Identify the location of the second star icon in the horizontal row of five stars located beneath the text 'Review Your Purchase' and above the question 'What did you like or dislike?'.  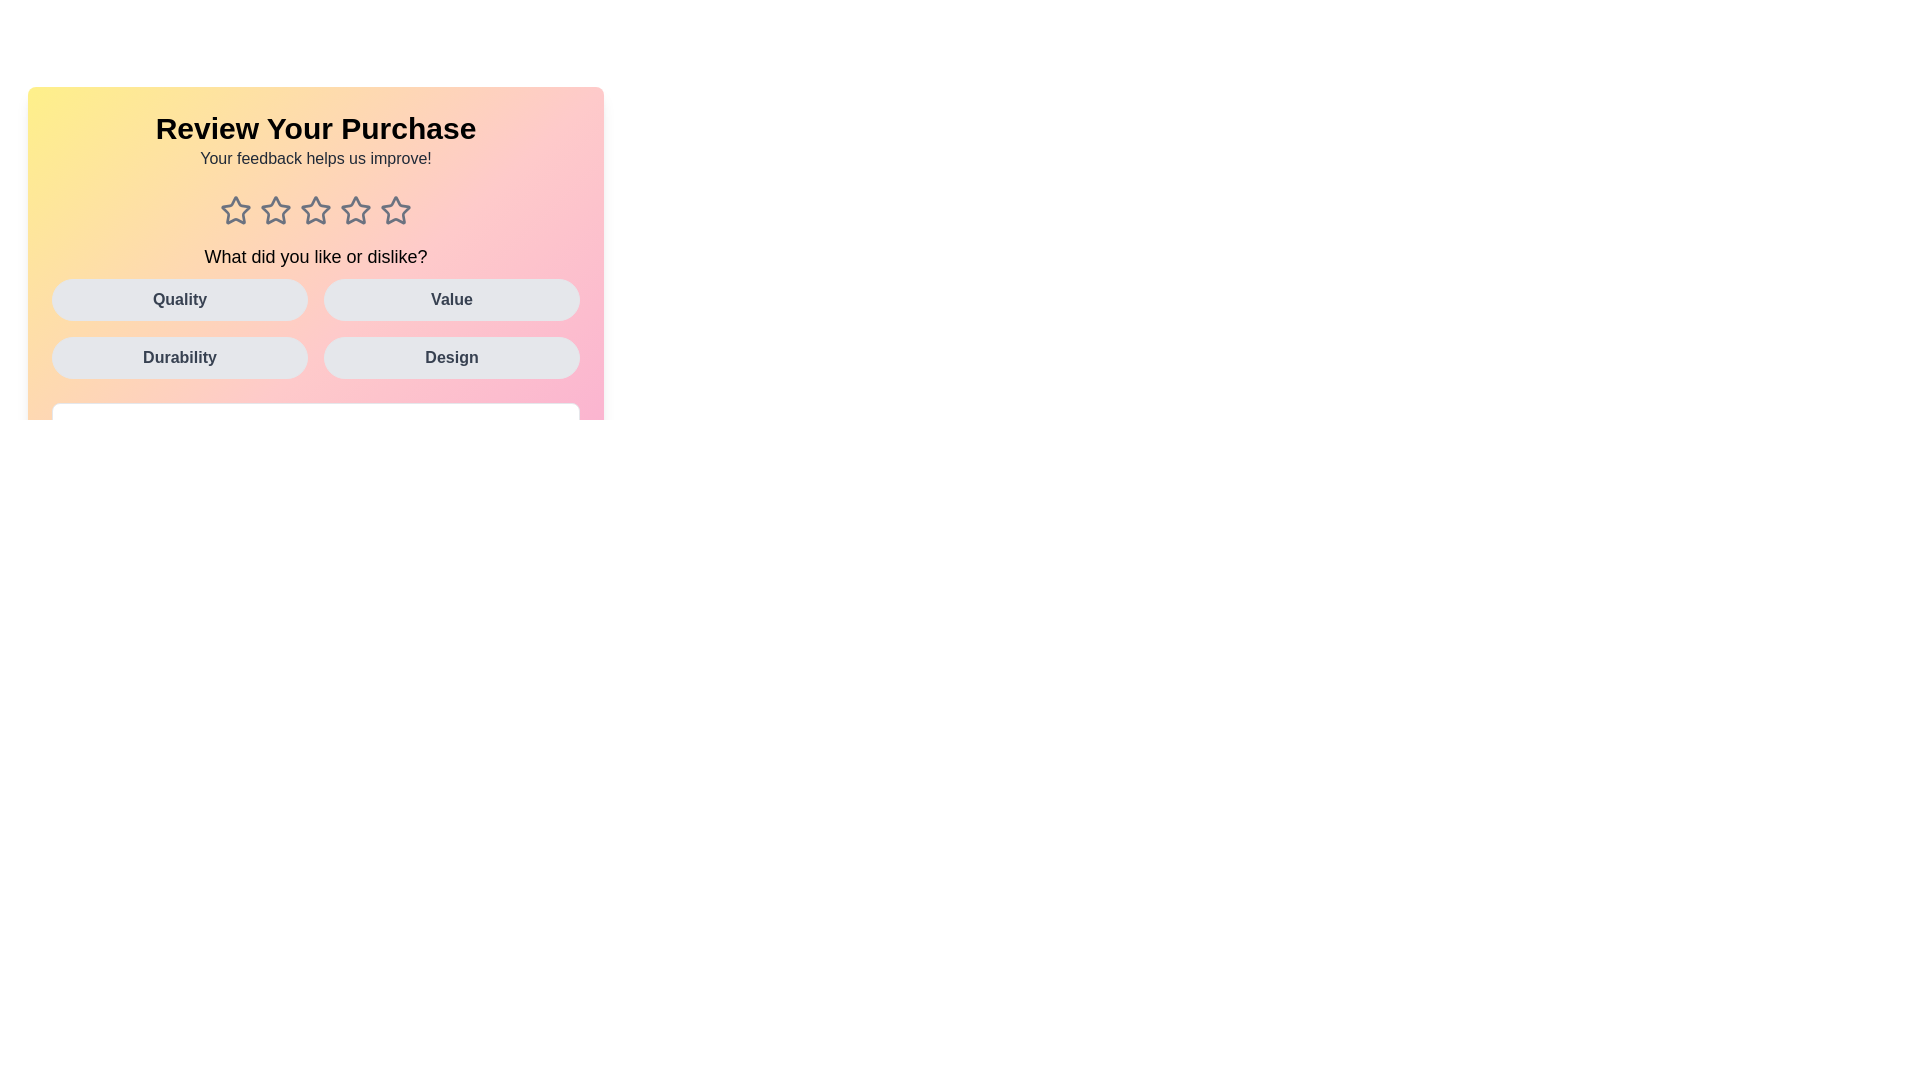
(274, 210).